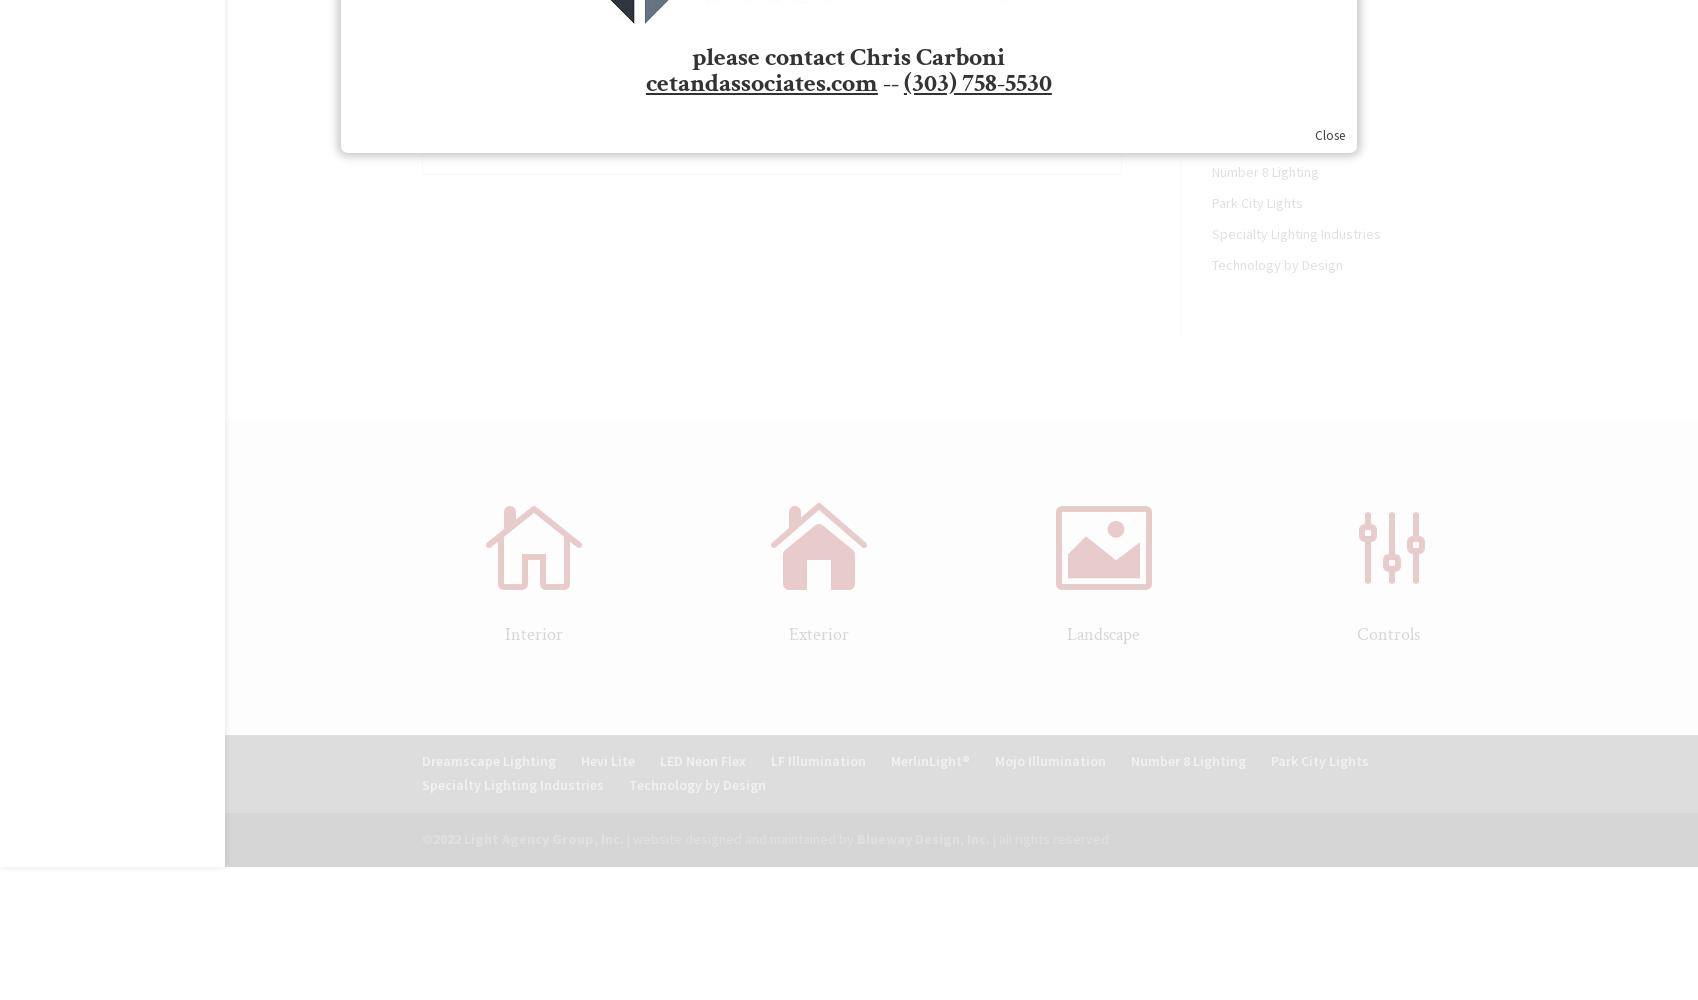  Describe the element at coordinates (1103, 634) in the screenshot. I see `'Landscape'` at that location.